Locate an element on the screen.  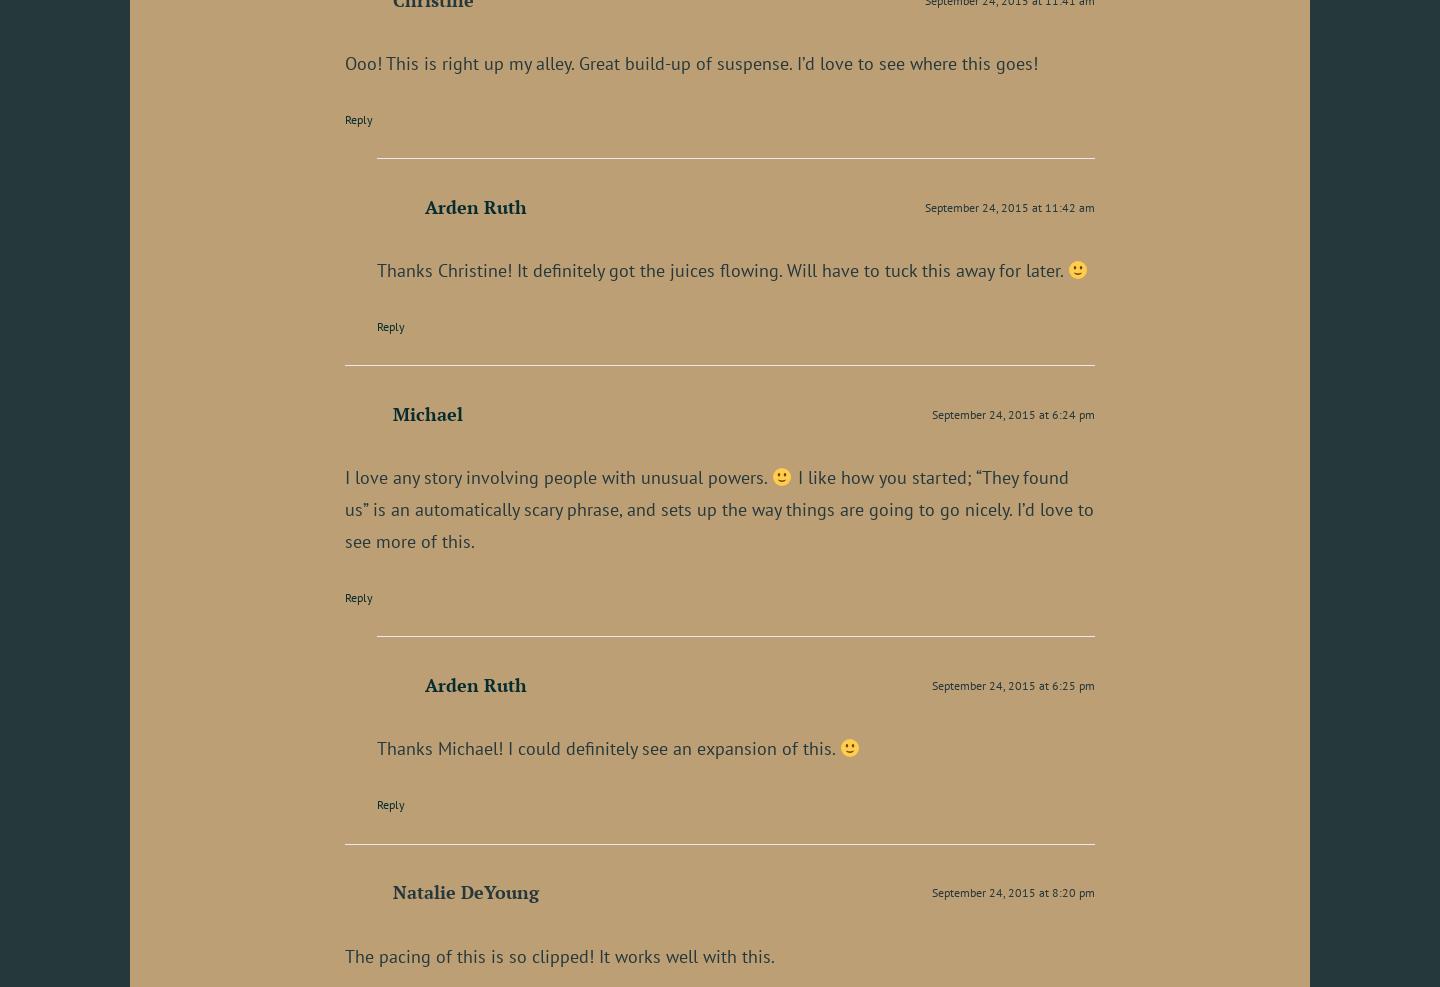
'I like how you started; “They found us” is an automatically scary phrase, and sets up the way things are going to go nicely. I’d love to see more of this.' is located at coordinates (345, 509).